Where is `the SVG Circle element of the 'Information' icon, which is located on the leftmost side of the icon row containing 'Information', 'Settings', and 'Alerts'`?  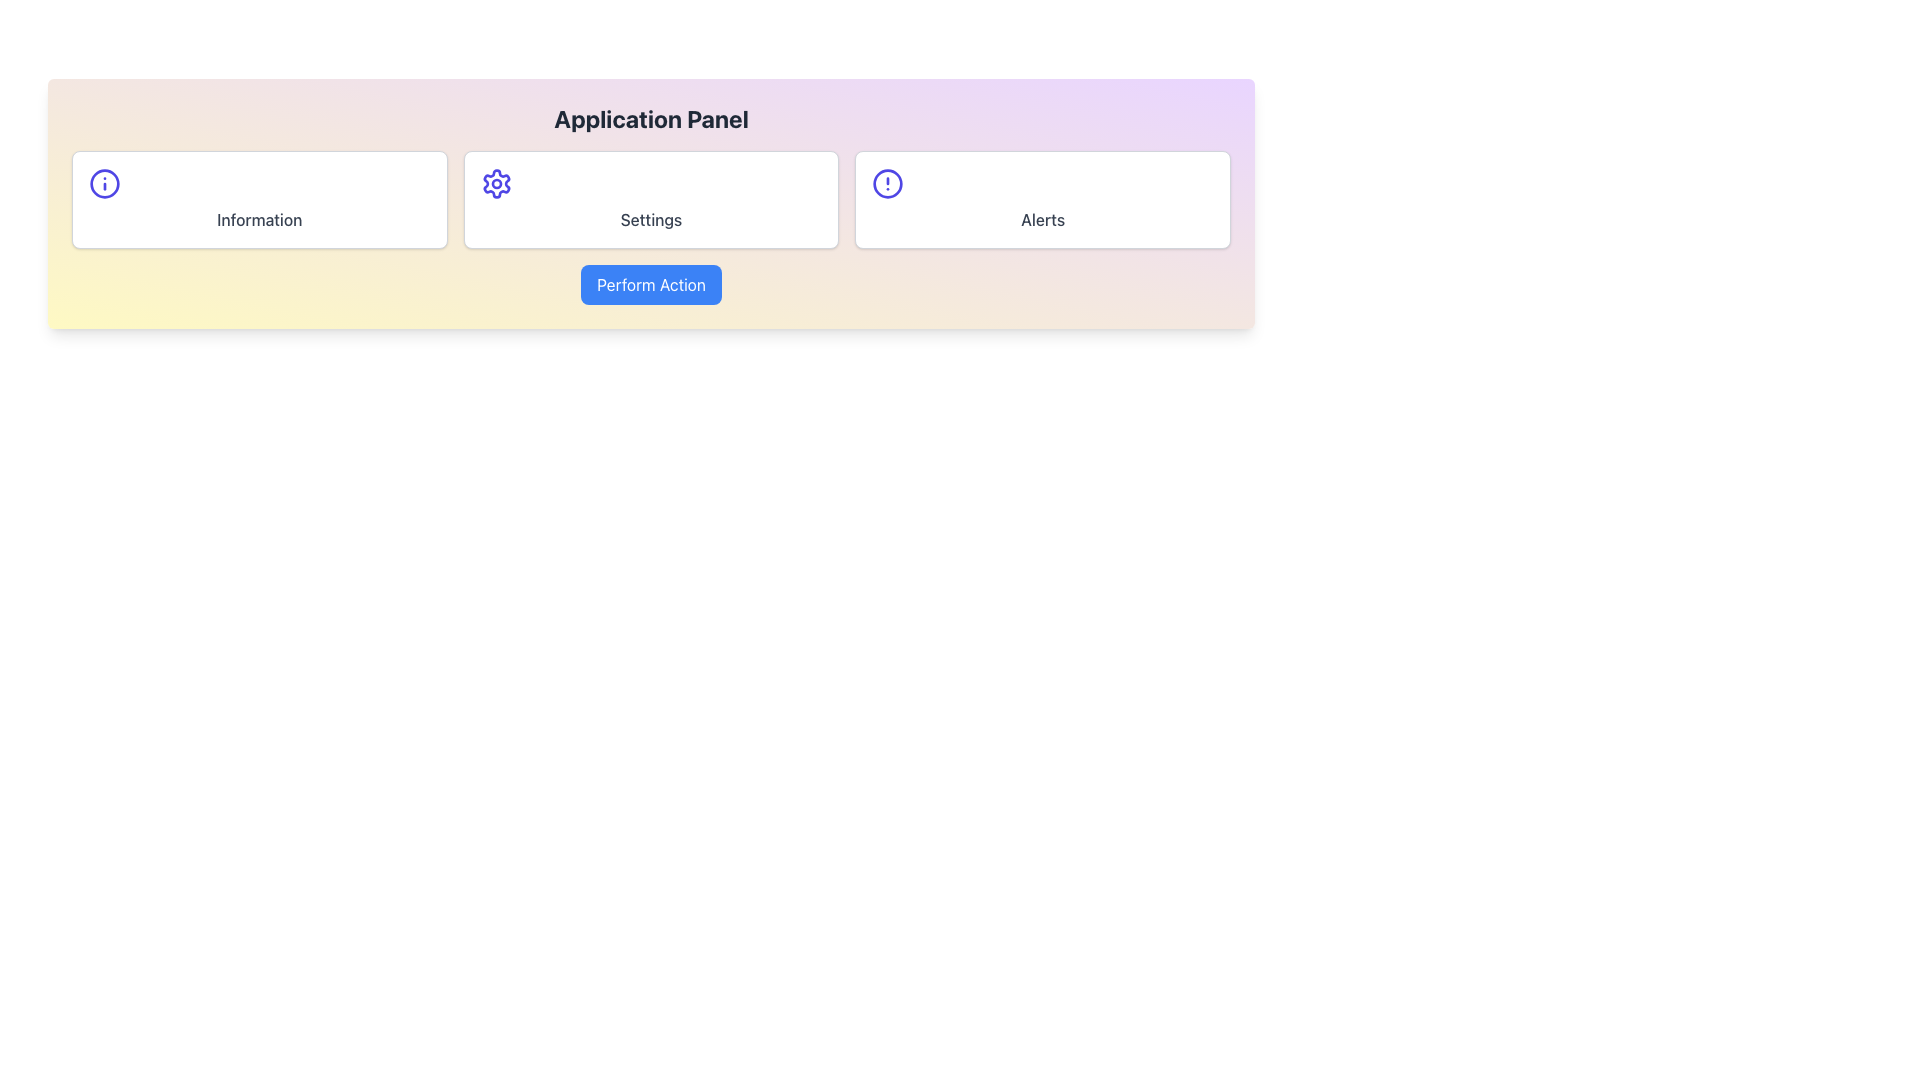 the SVG Circle element of the 'Information' icon, which is located on the leftmost side of the icon row containing 'Information', 'Settings', and 'Alerts' is located at coordinates (104, 184).